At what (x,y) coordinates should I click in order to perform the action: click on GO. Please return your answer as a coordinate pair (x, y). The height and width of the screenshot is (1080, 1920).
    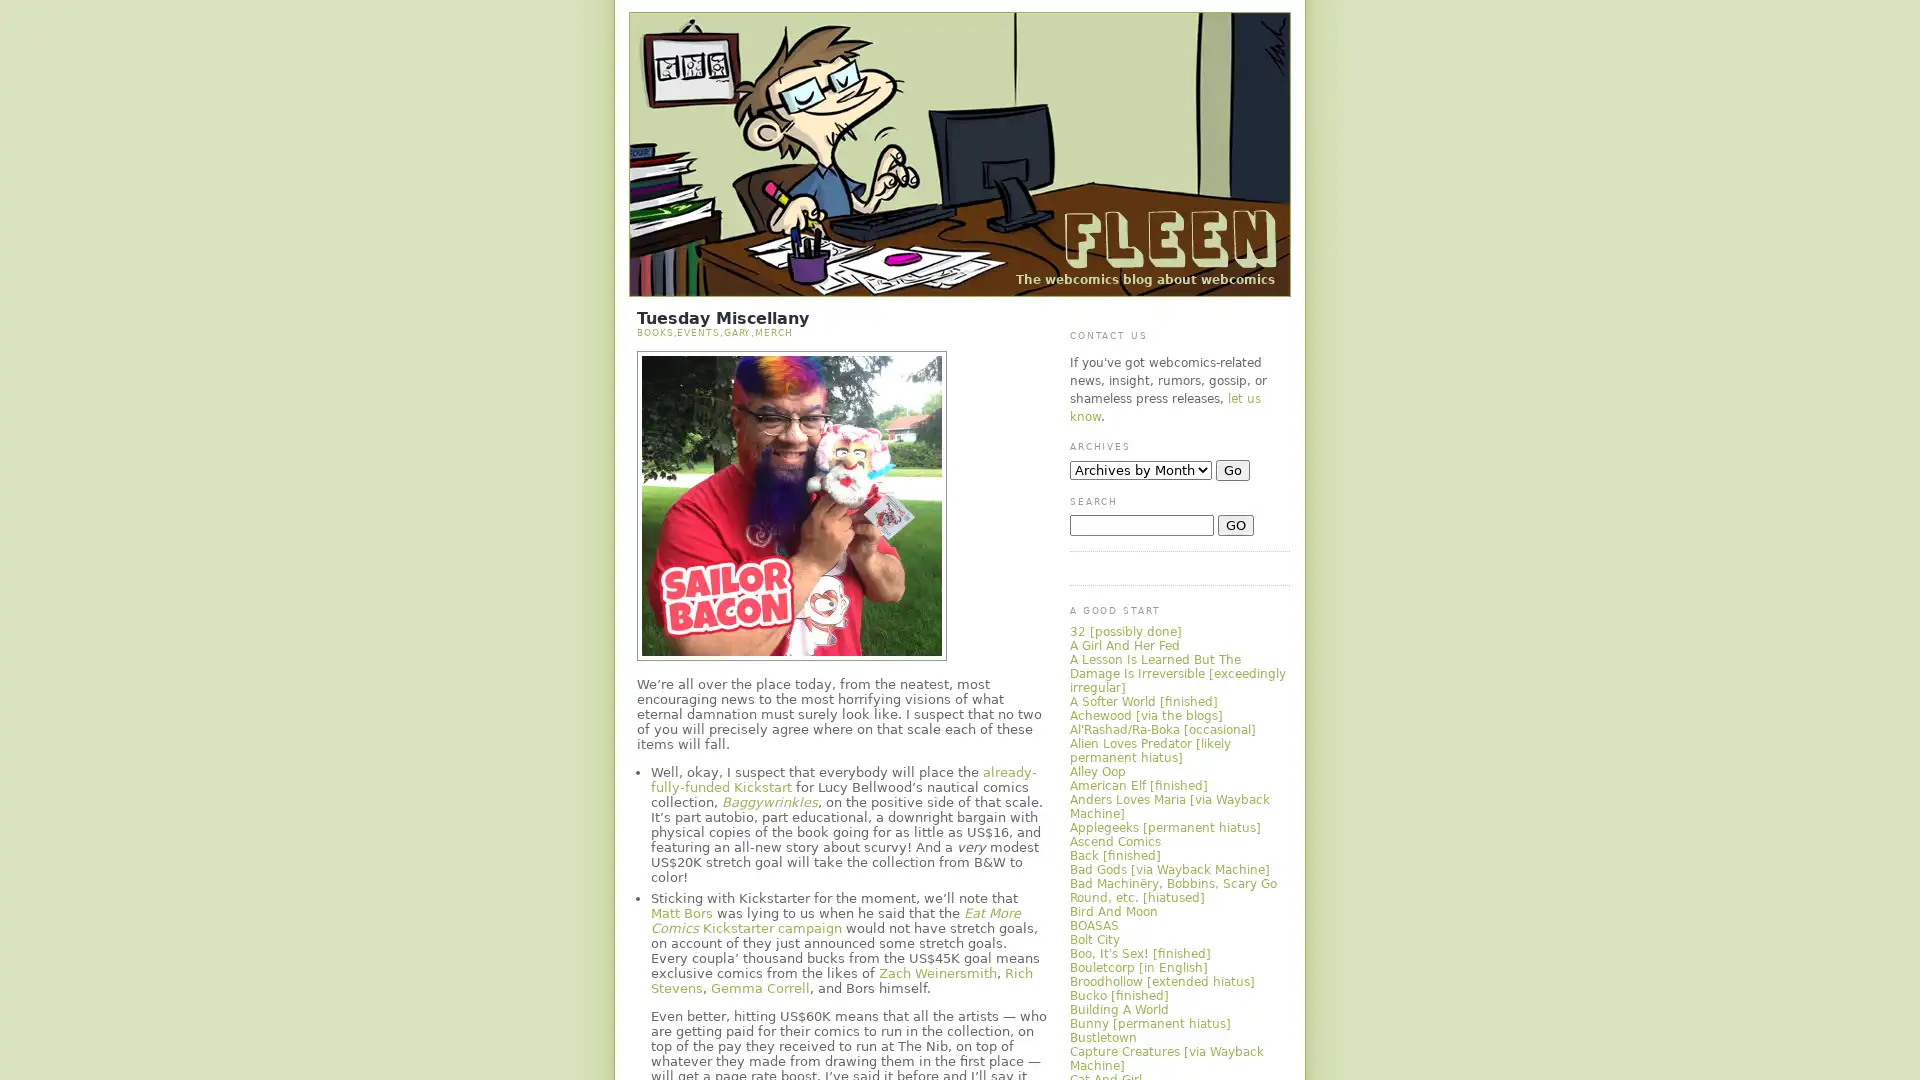
    Looking at the image, I should click on (1235, 524).